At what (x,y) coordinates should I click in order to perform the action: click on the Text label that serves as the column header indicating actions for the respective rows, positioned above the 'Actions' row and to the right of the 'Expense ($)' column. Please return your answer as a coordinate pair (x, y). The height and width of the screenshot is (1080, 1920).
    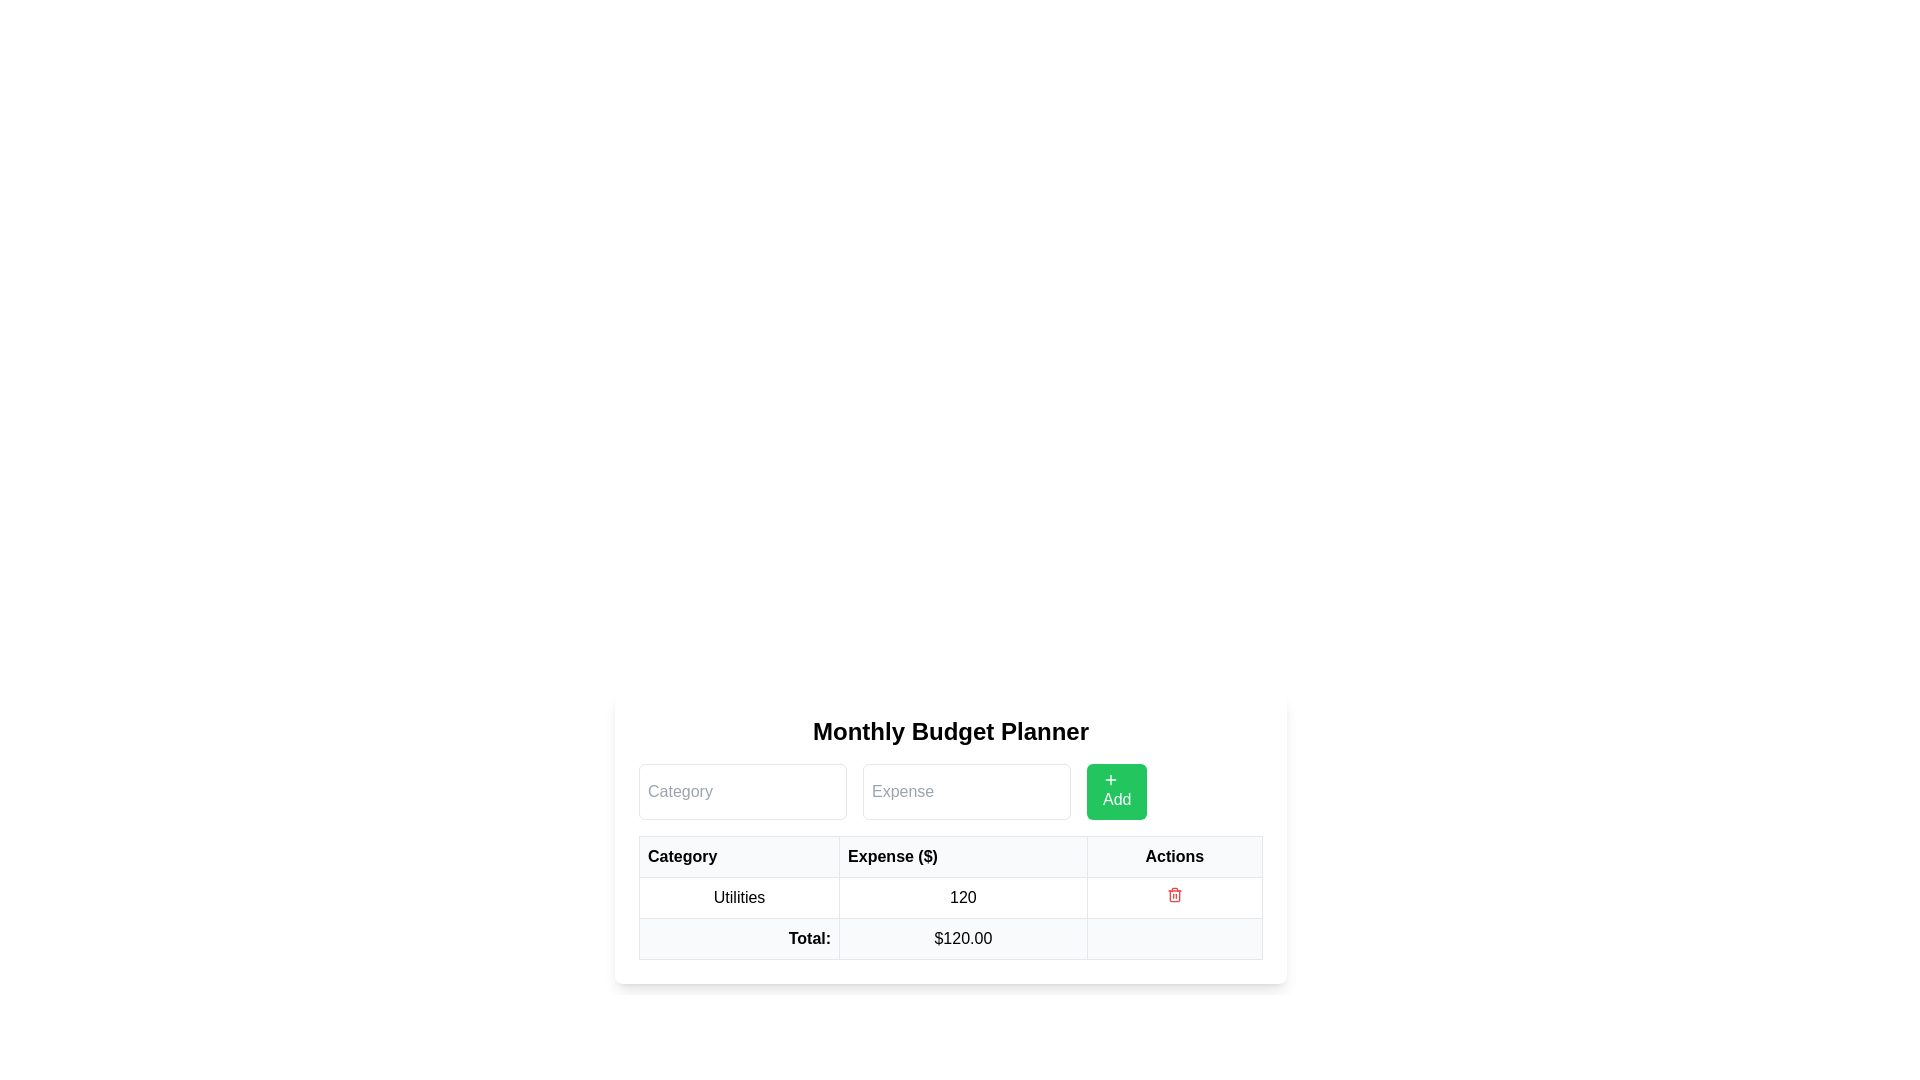
    Looking at the image, I should click on (1174, 855).